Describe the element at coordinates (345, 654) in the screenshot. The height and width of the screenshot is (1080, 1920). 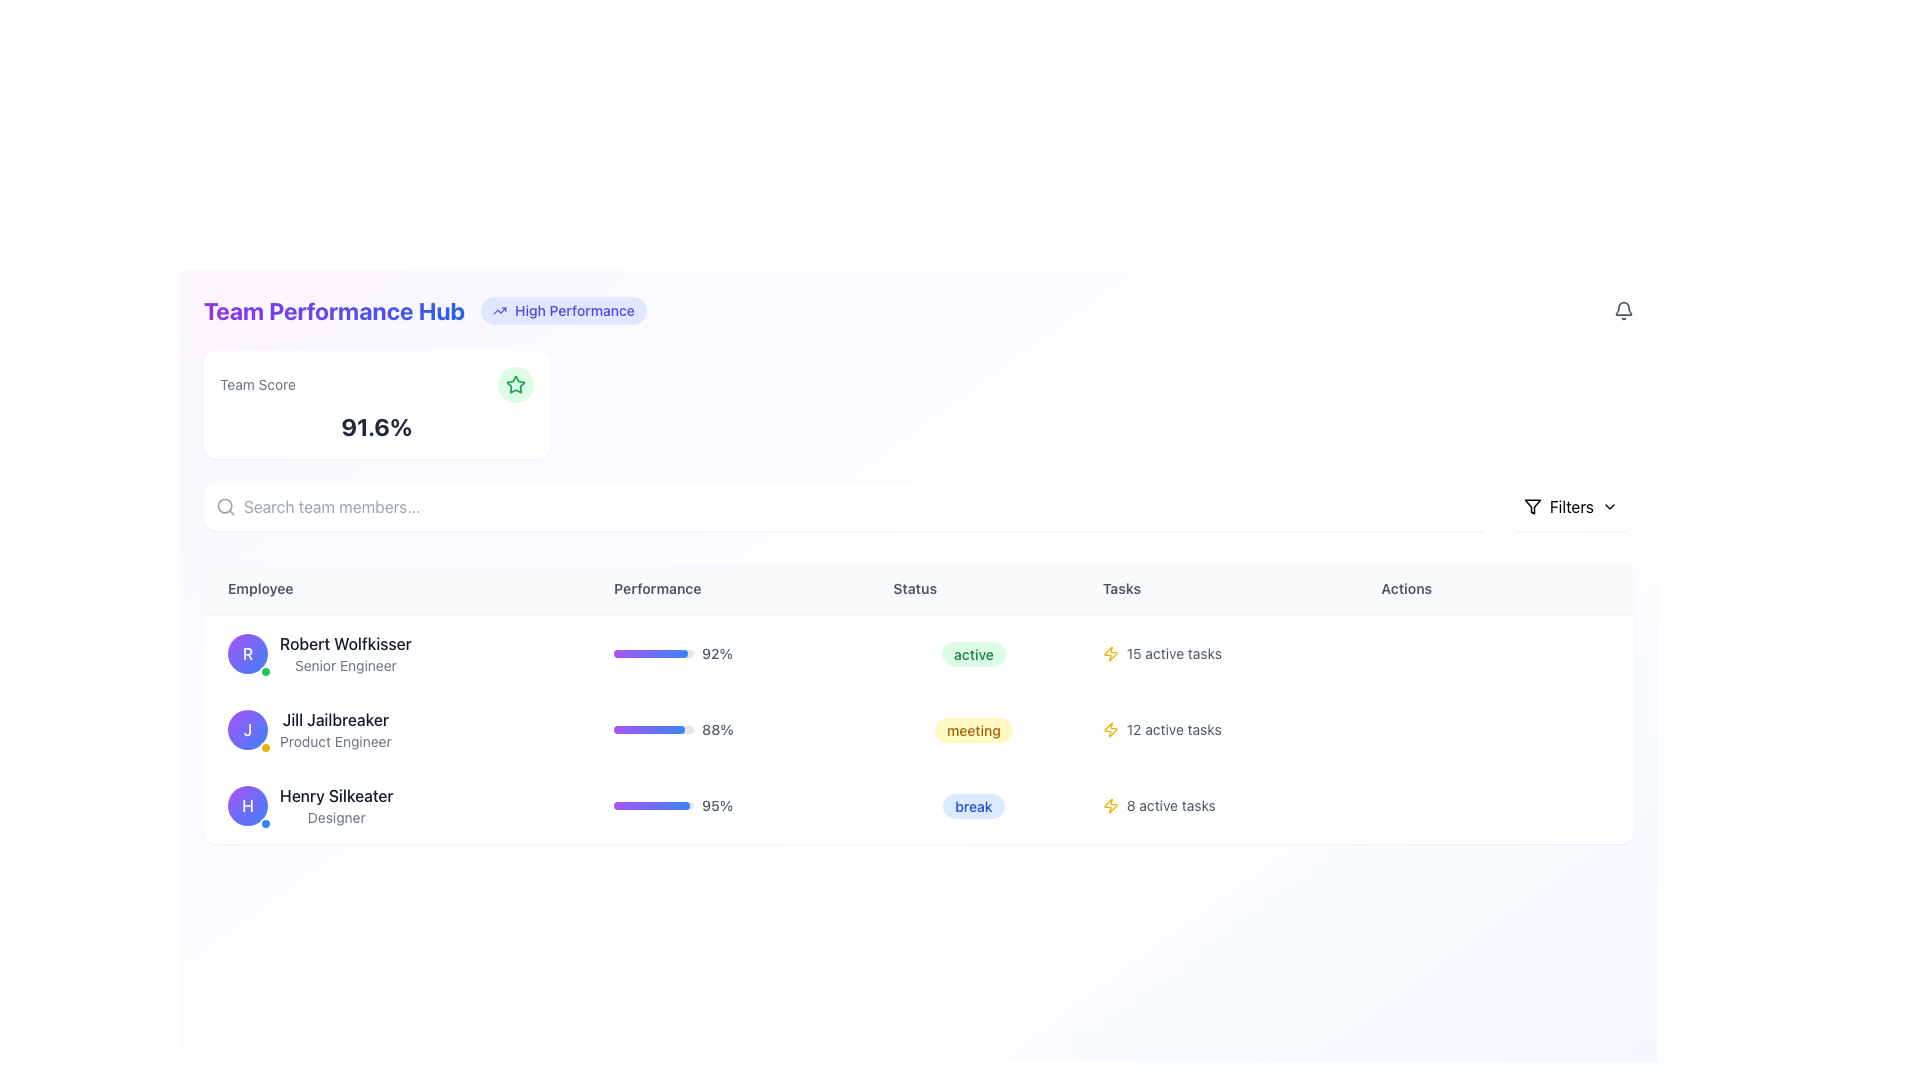
I see `displayed name 'Robert Wolfkisser' and role 'Senior Engineer' from the first row of the employee list in the 'Employee' column` at that location.